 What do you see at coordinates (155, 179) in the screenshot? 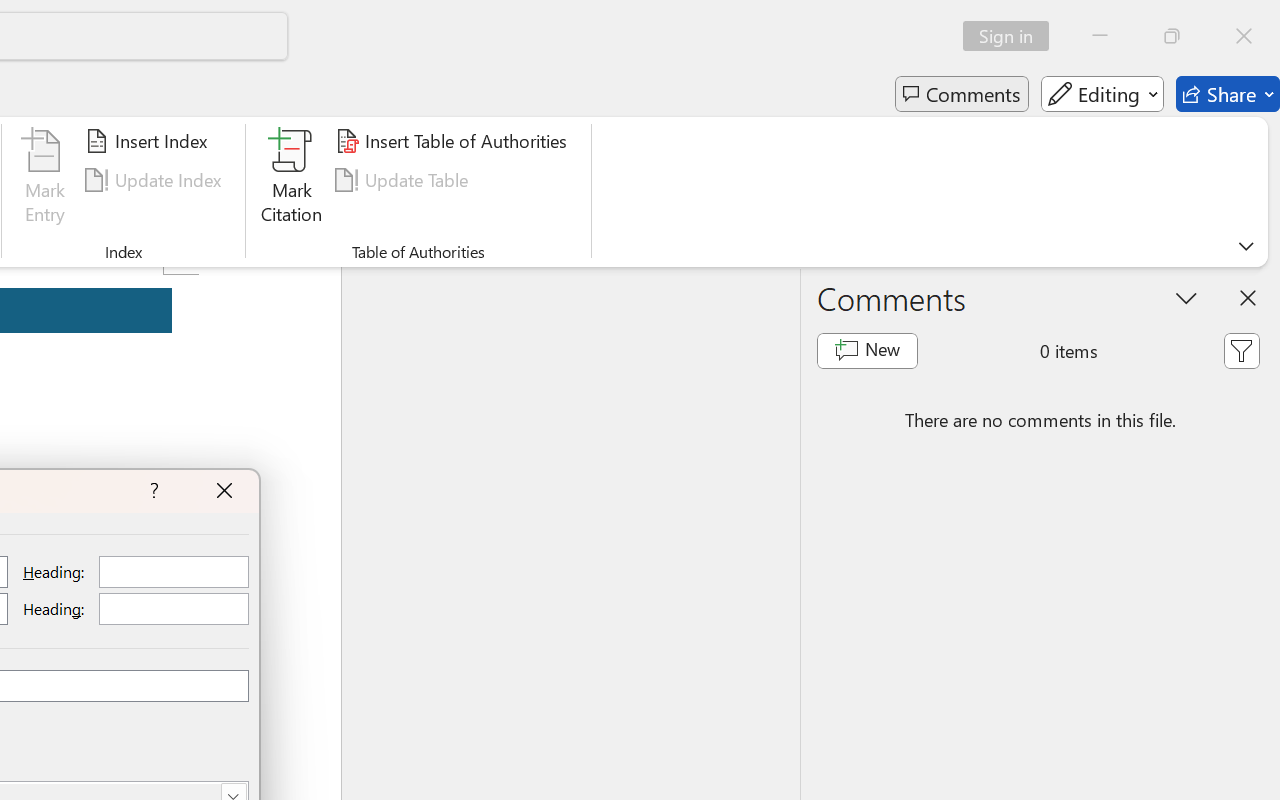
I see `'Update Index'` at bounding box center [155, 179].